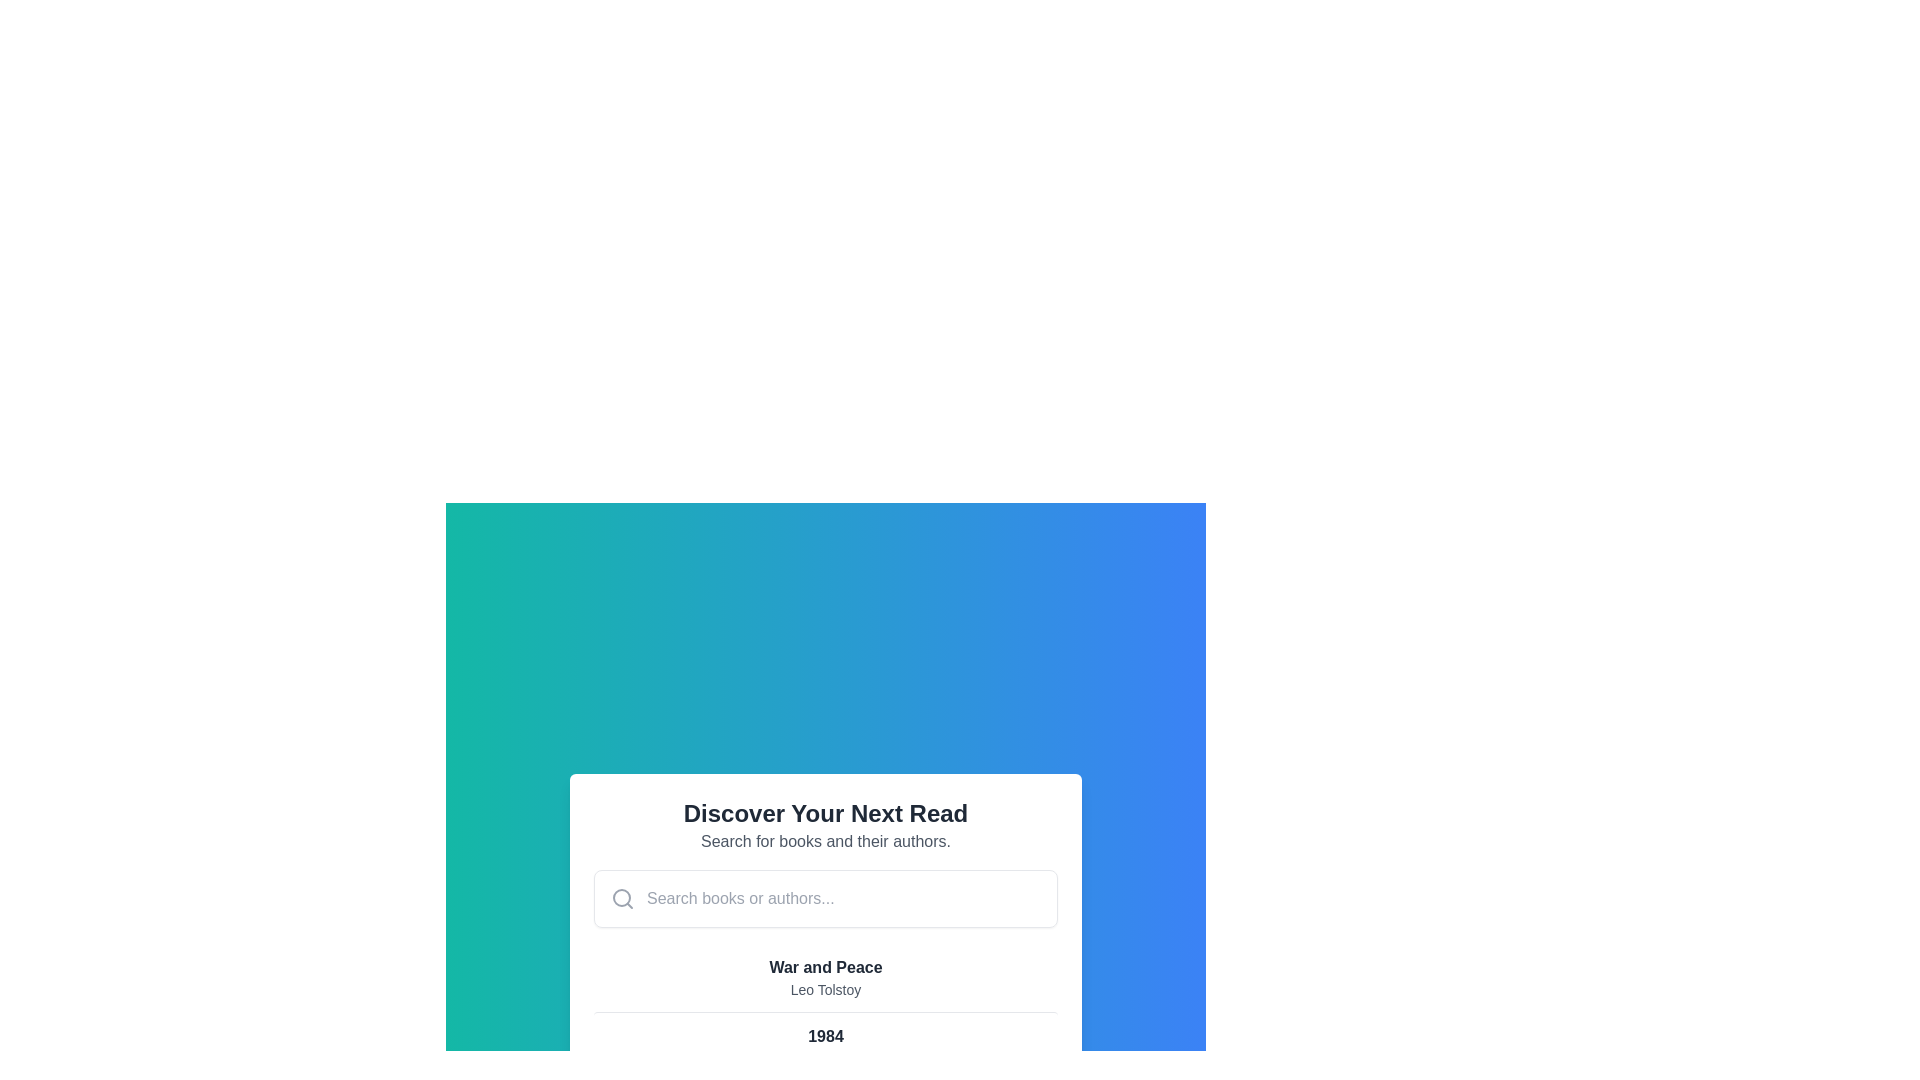  I want to click on the bold title text element that reads 'Discover Your Next Read', which is prominently displayed in dark gray on a light background, located at the top of the white panel, so click(825, 813).